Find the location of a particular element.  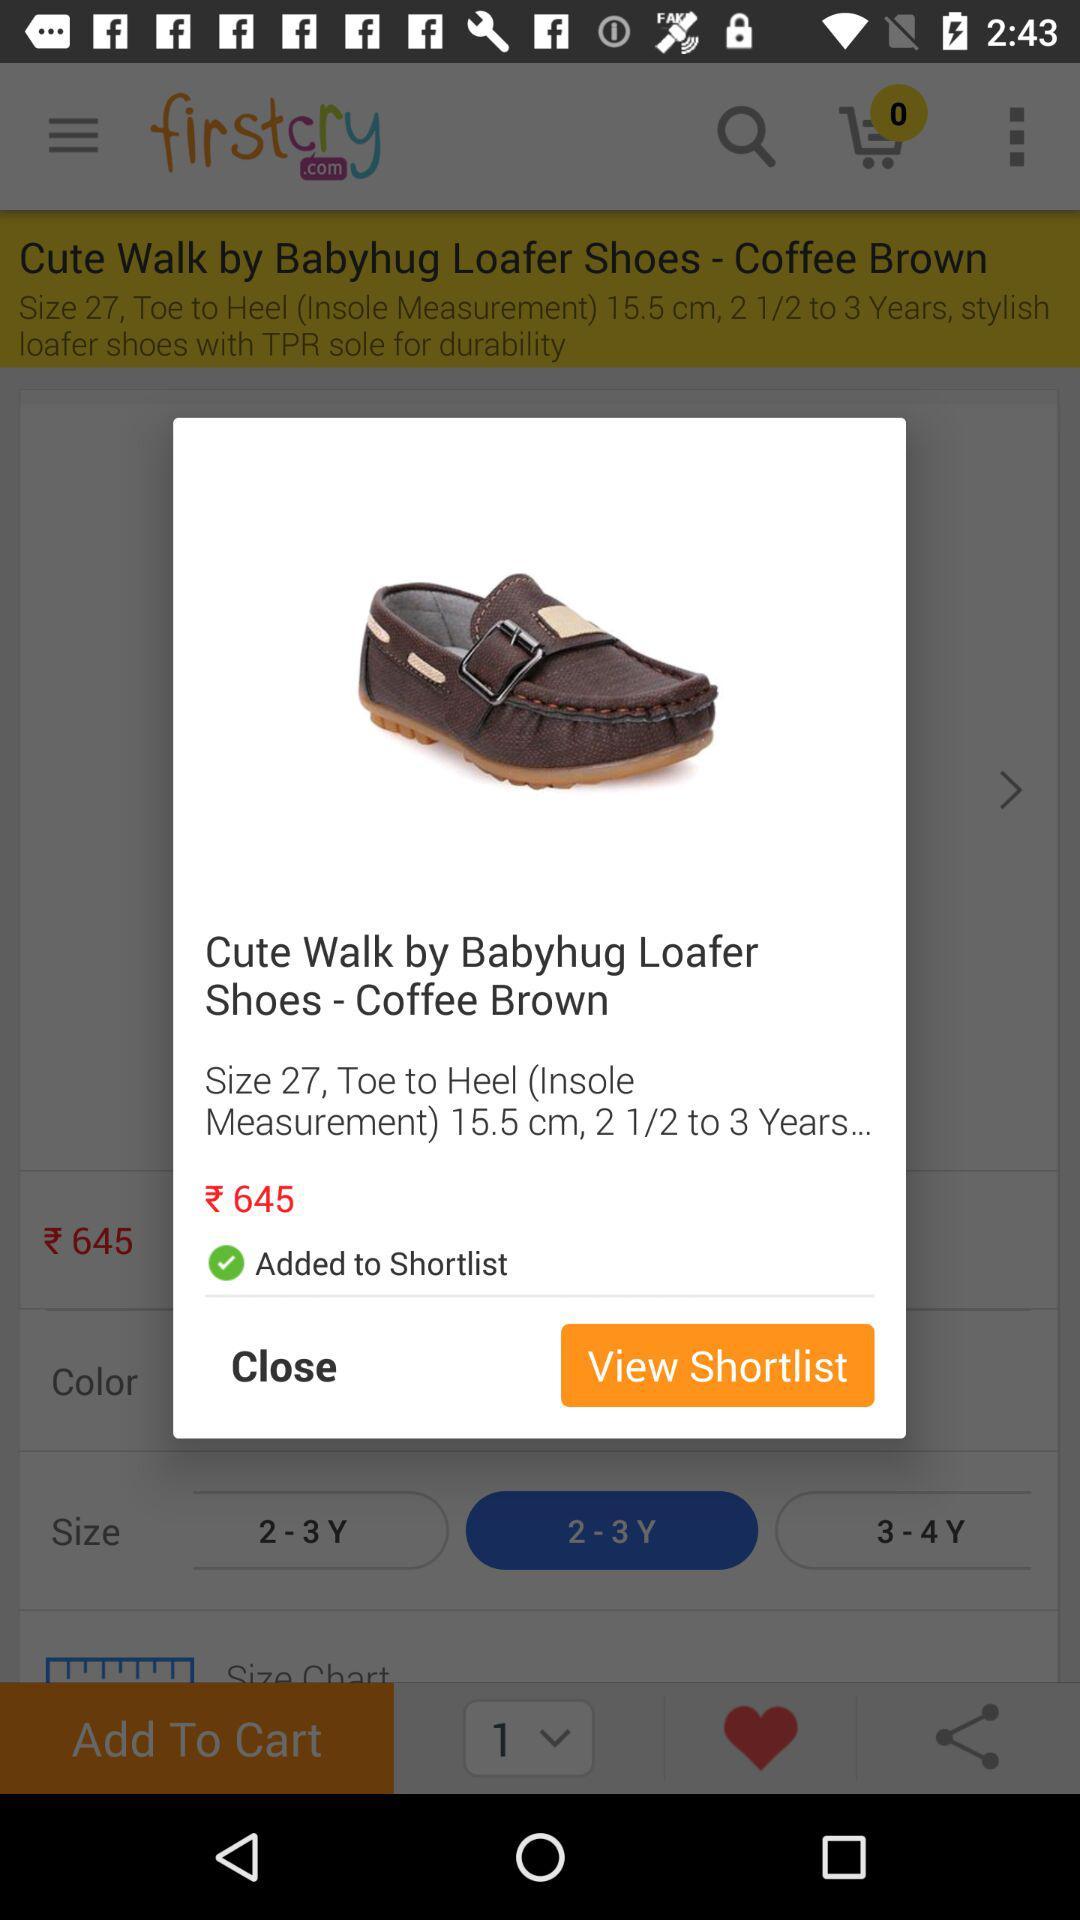

close at the bottom left corner is located at coordinates (304, 1364).